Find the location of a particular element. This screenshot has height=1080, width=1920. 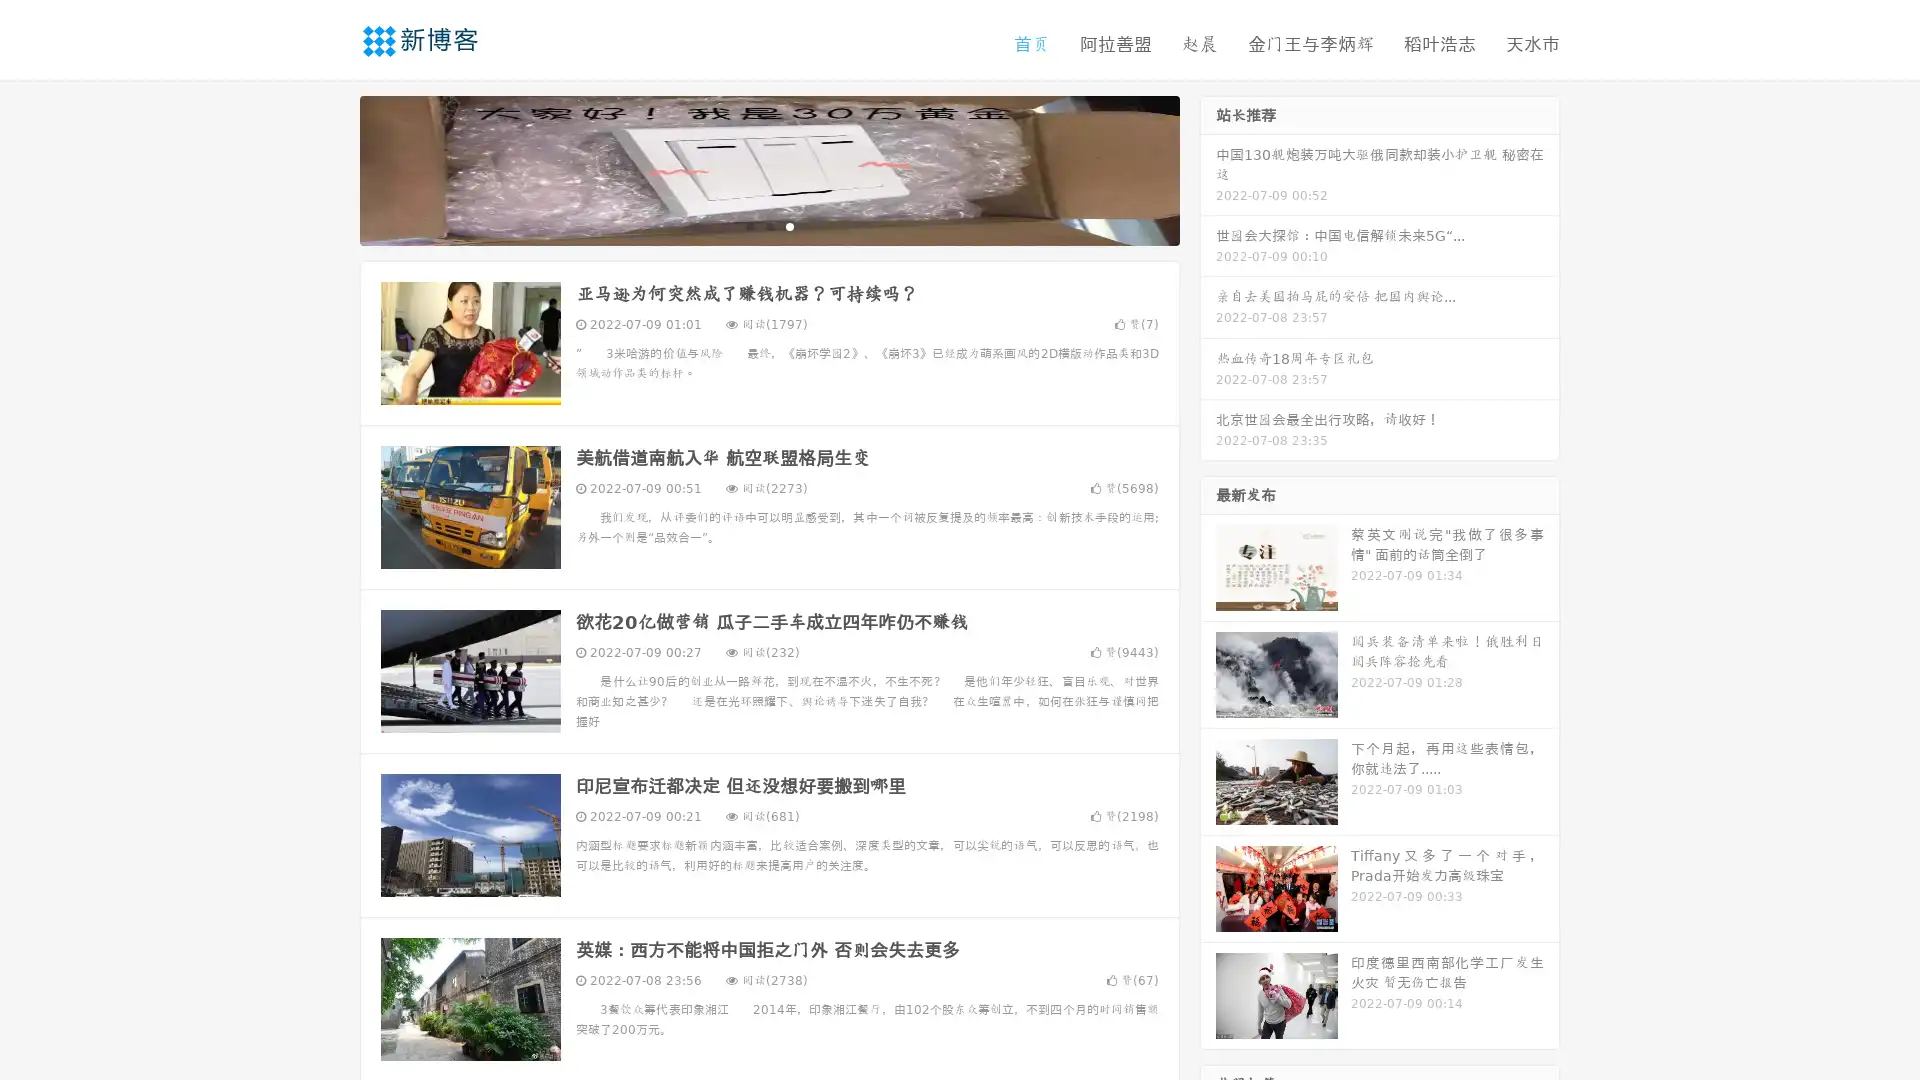

Next slide is located at coordinates (1208, 168).